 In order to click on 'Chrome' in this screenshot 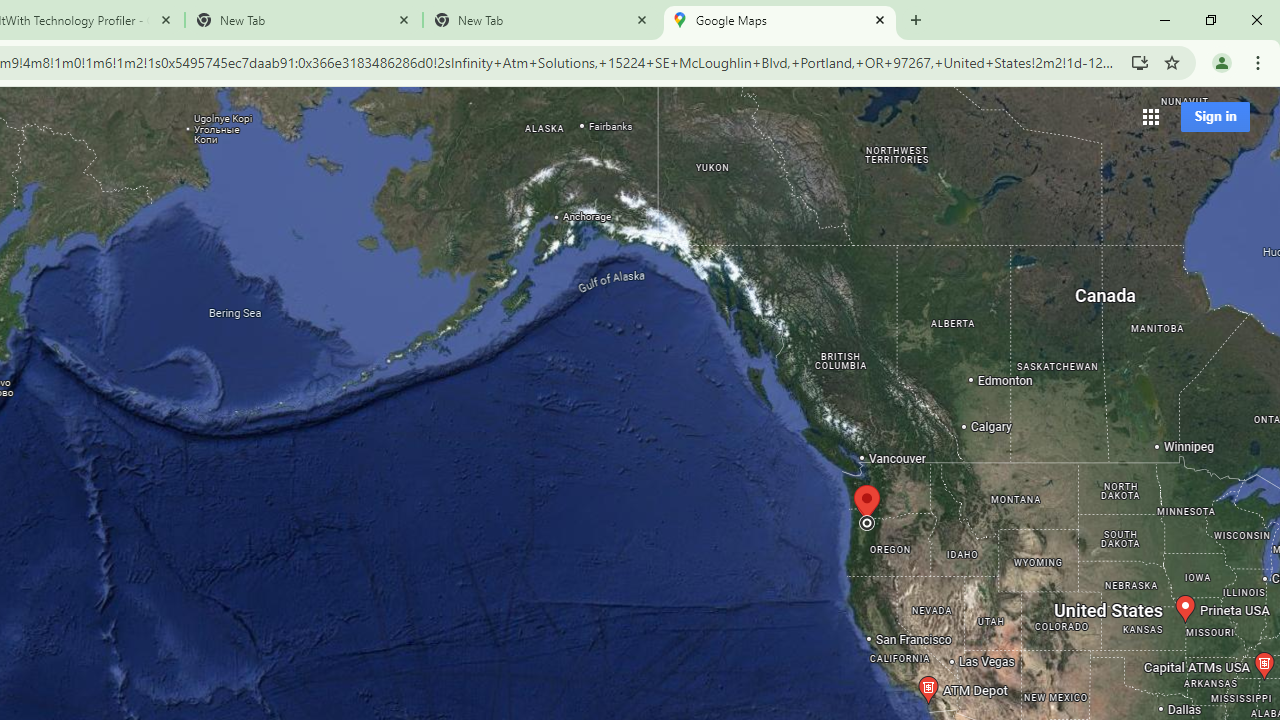, I will do `click(1259, 61)`.